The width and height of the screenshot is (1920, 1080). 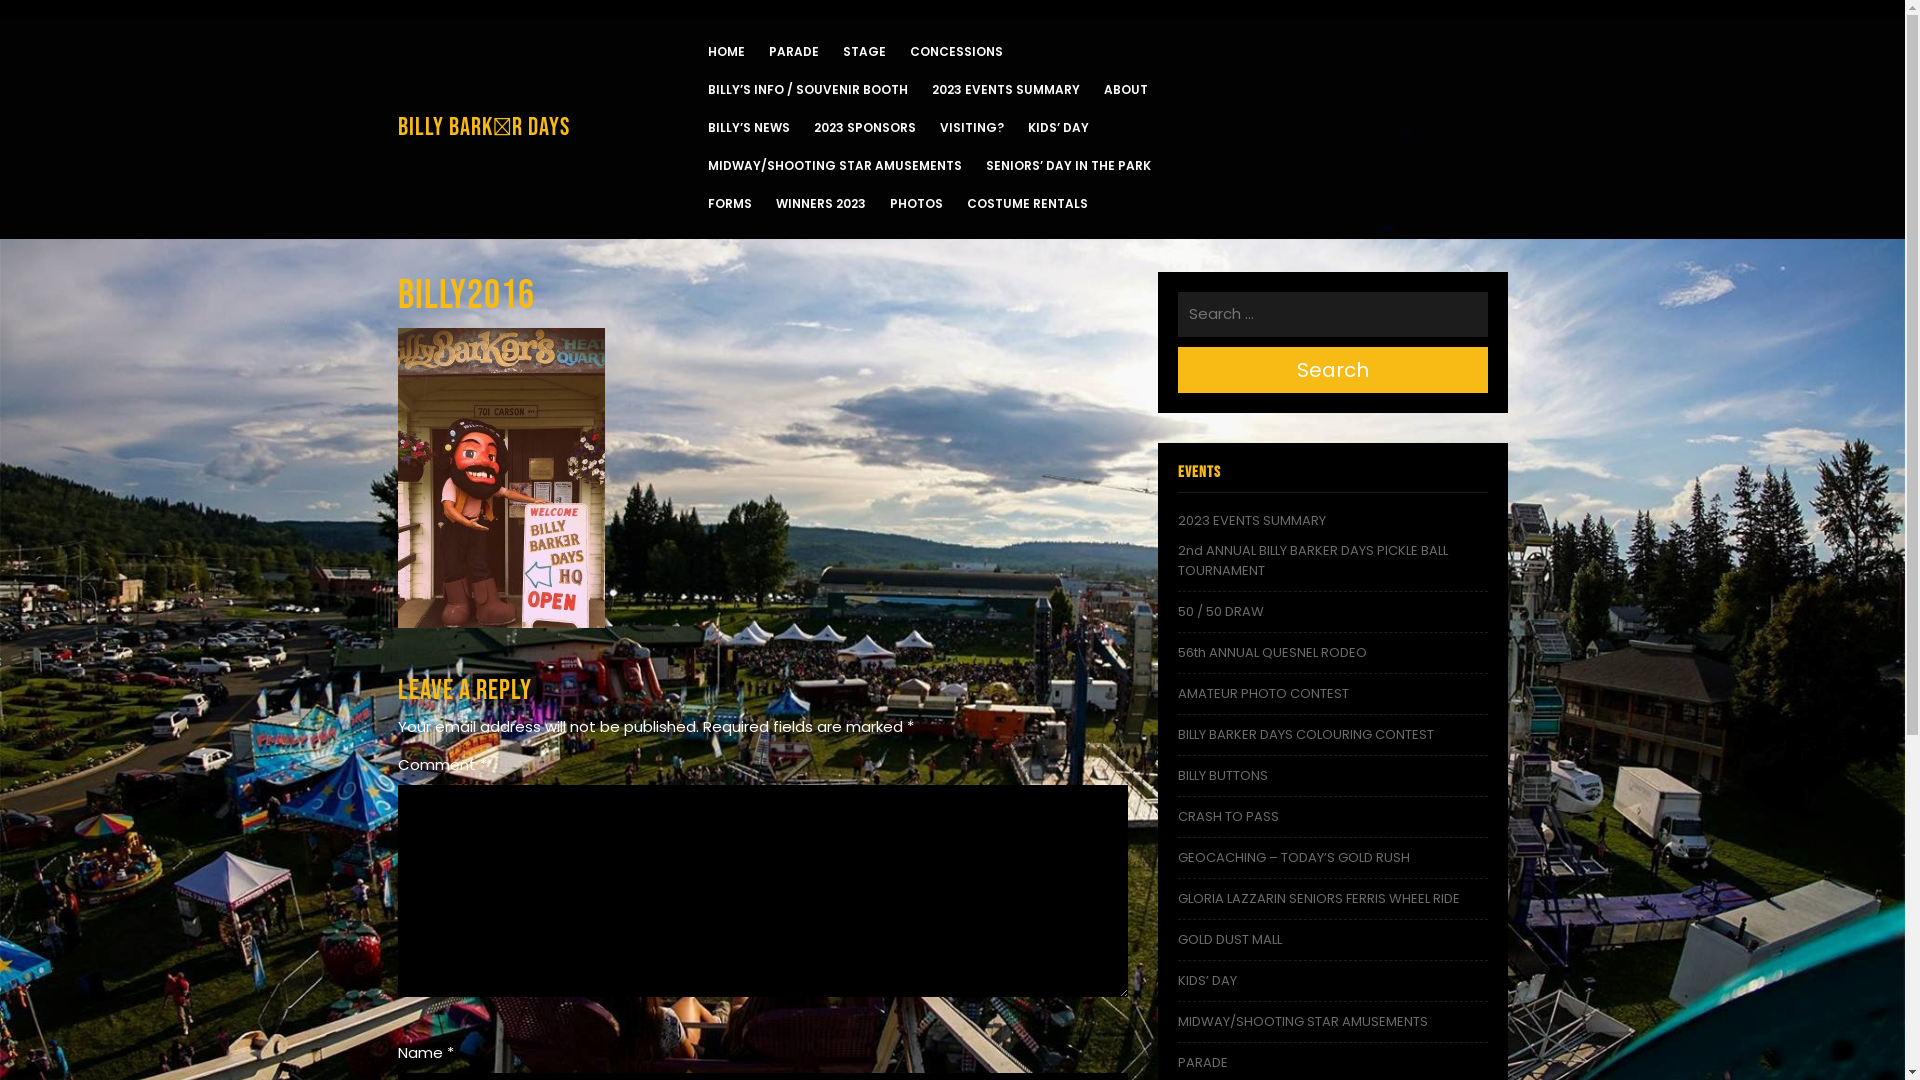 What do you see at coordinates (767, 50) in the screenshot?
I see `'PARADE'` at bounding box center [767, 50].